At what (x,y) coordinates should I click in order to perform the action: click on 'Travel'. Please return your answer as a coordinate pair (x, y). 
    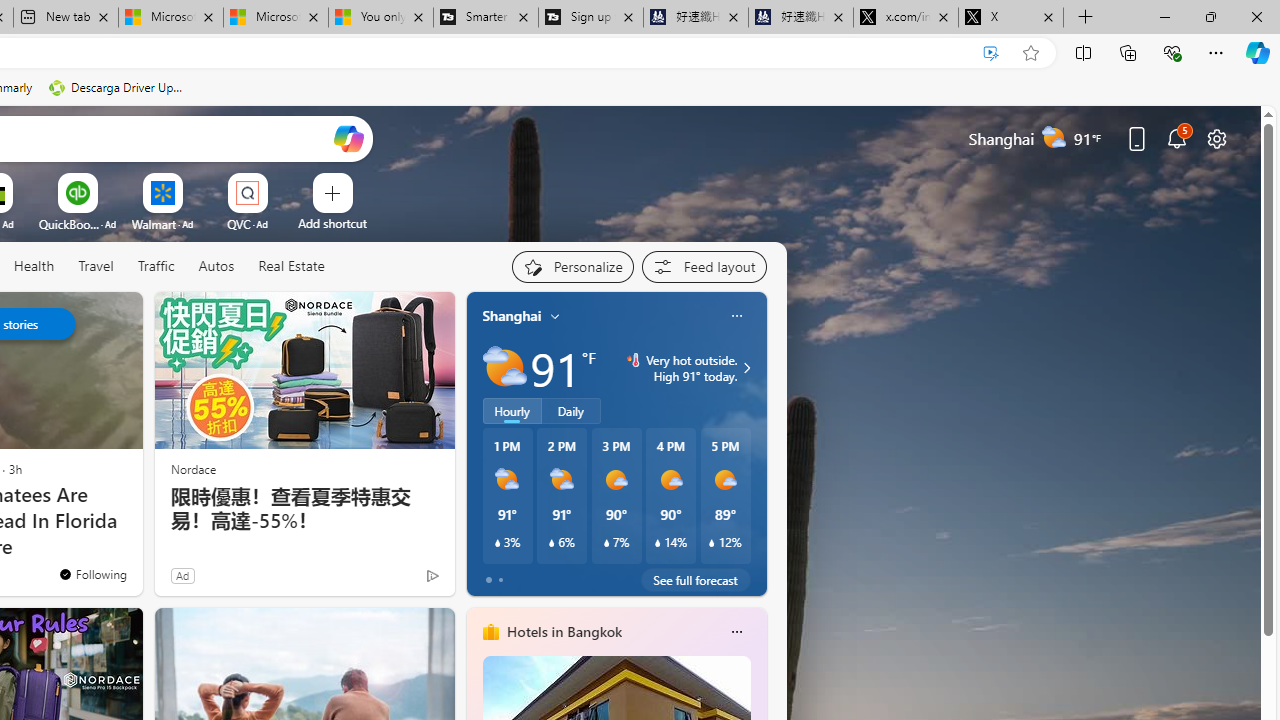
    Looking at the image, I should click on (95, 265).